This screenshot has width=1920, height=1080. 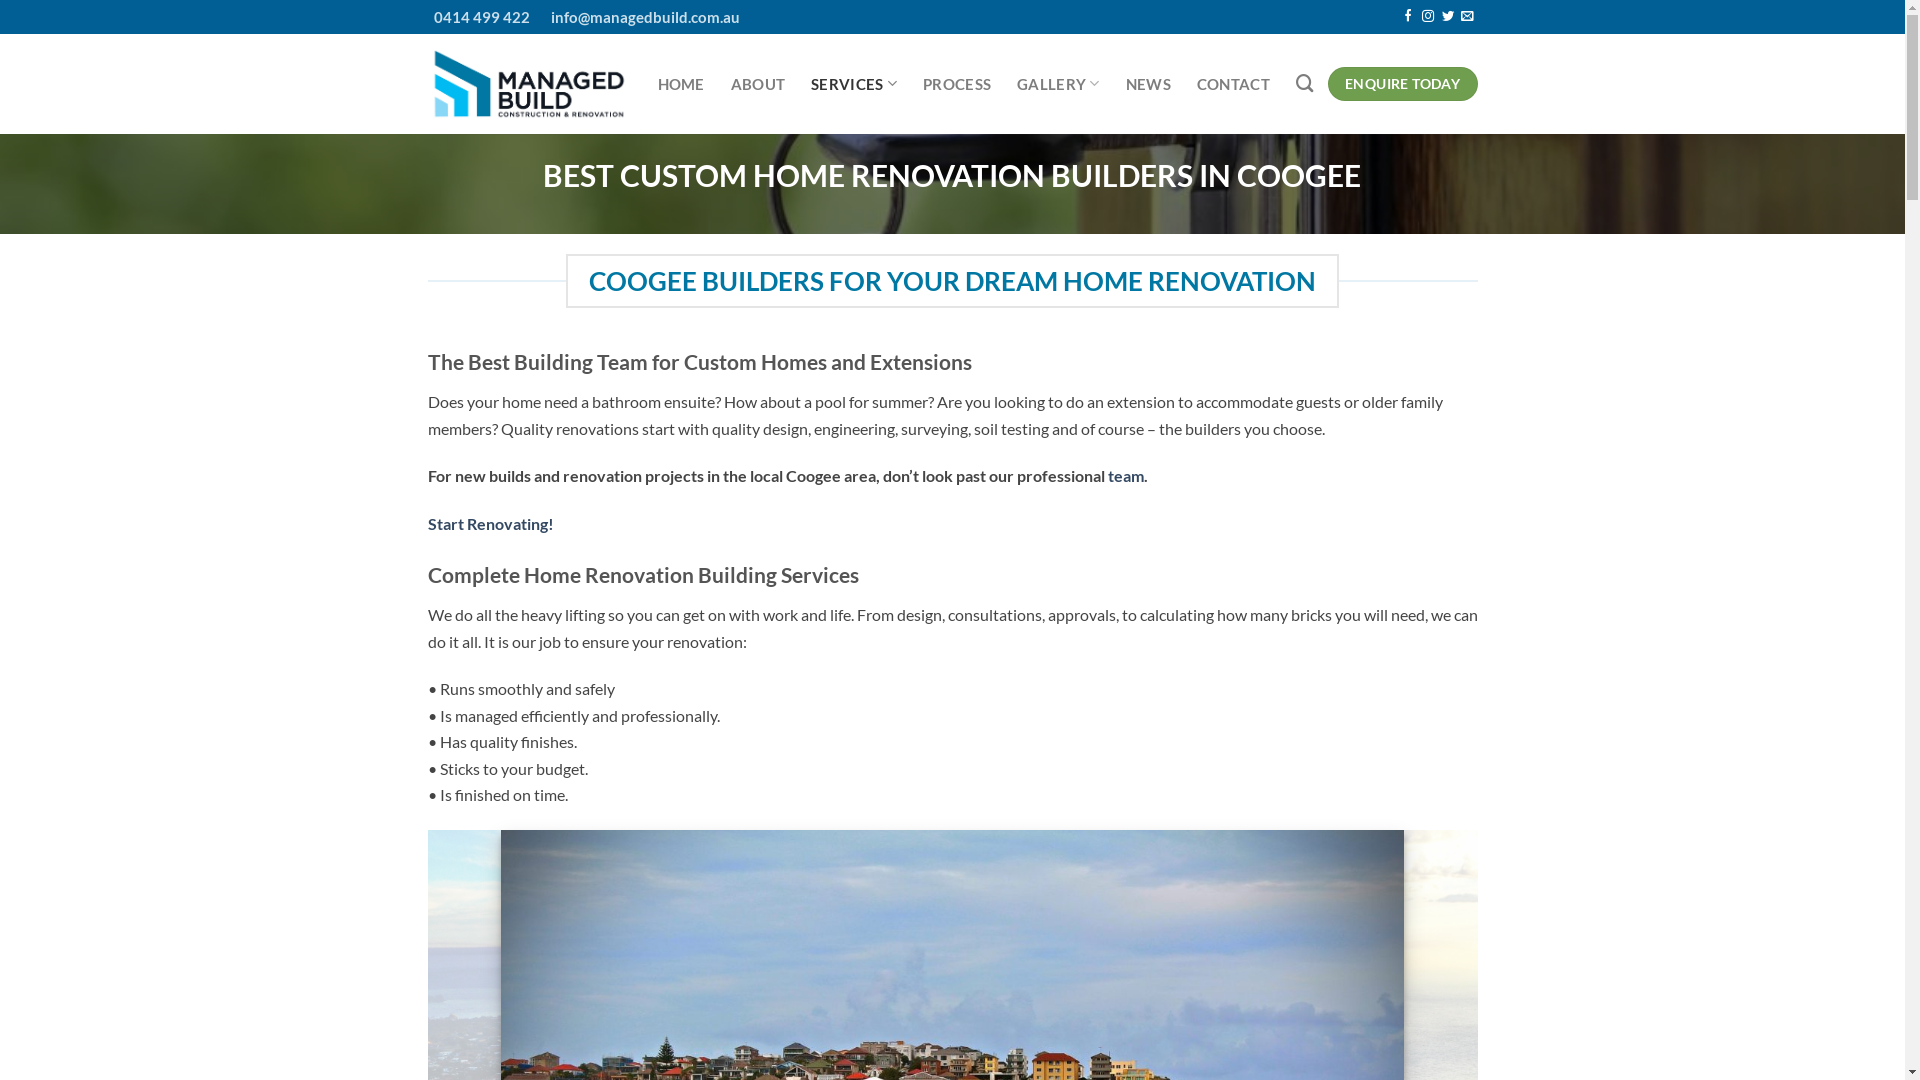 What do you see at coordinates (528, 83) in the screenshot?
I see `'Managed Build - Renovations | New Builds | Extensions'` at bounding box center [528, 83].